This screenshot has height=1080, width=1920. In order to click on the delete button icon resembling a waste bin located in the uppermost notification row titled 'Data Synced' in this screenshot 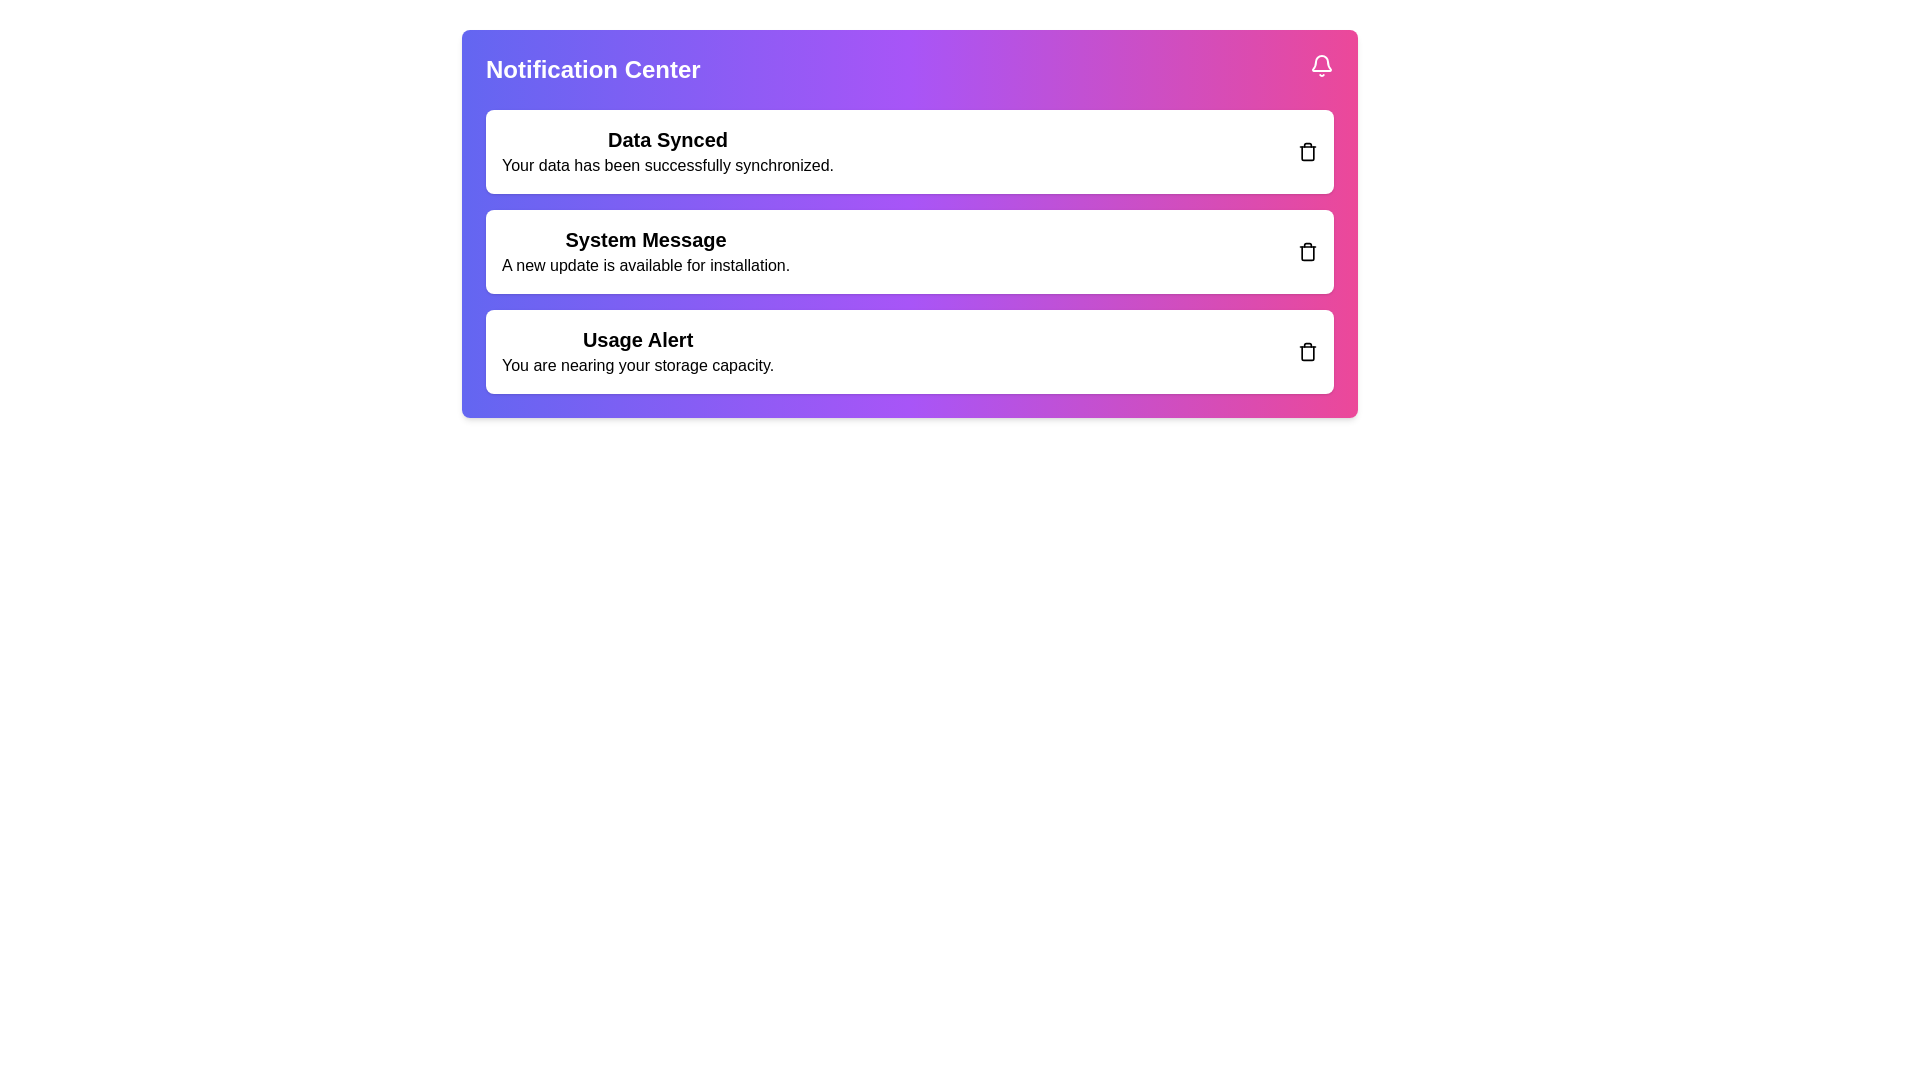, I will do `click(1308, 150)`.